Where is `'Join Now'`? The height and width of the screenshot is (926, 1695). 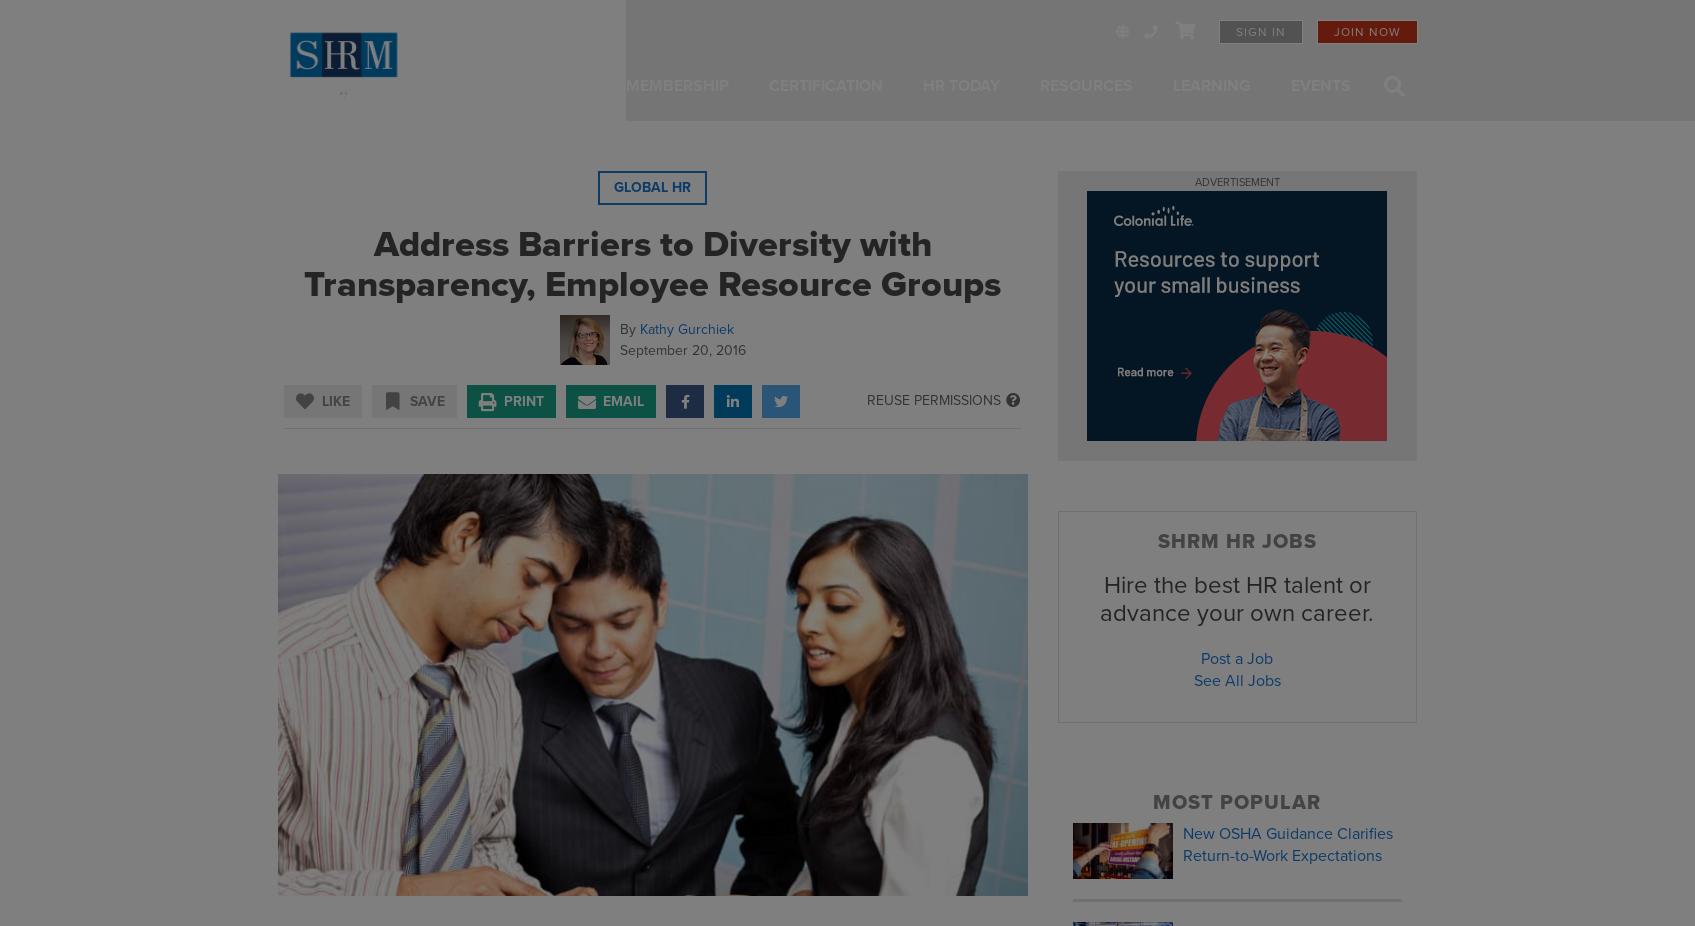 'Join Now' is located at coordinates (1366, 31).